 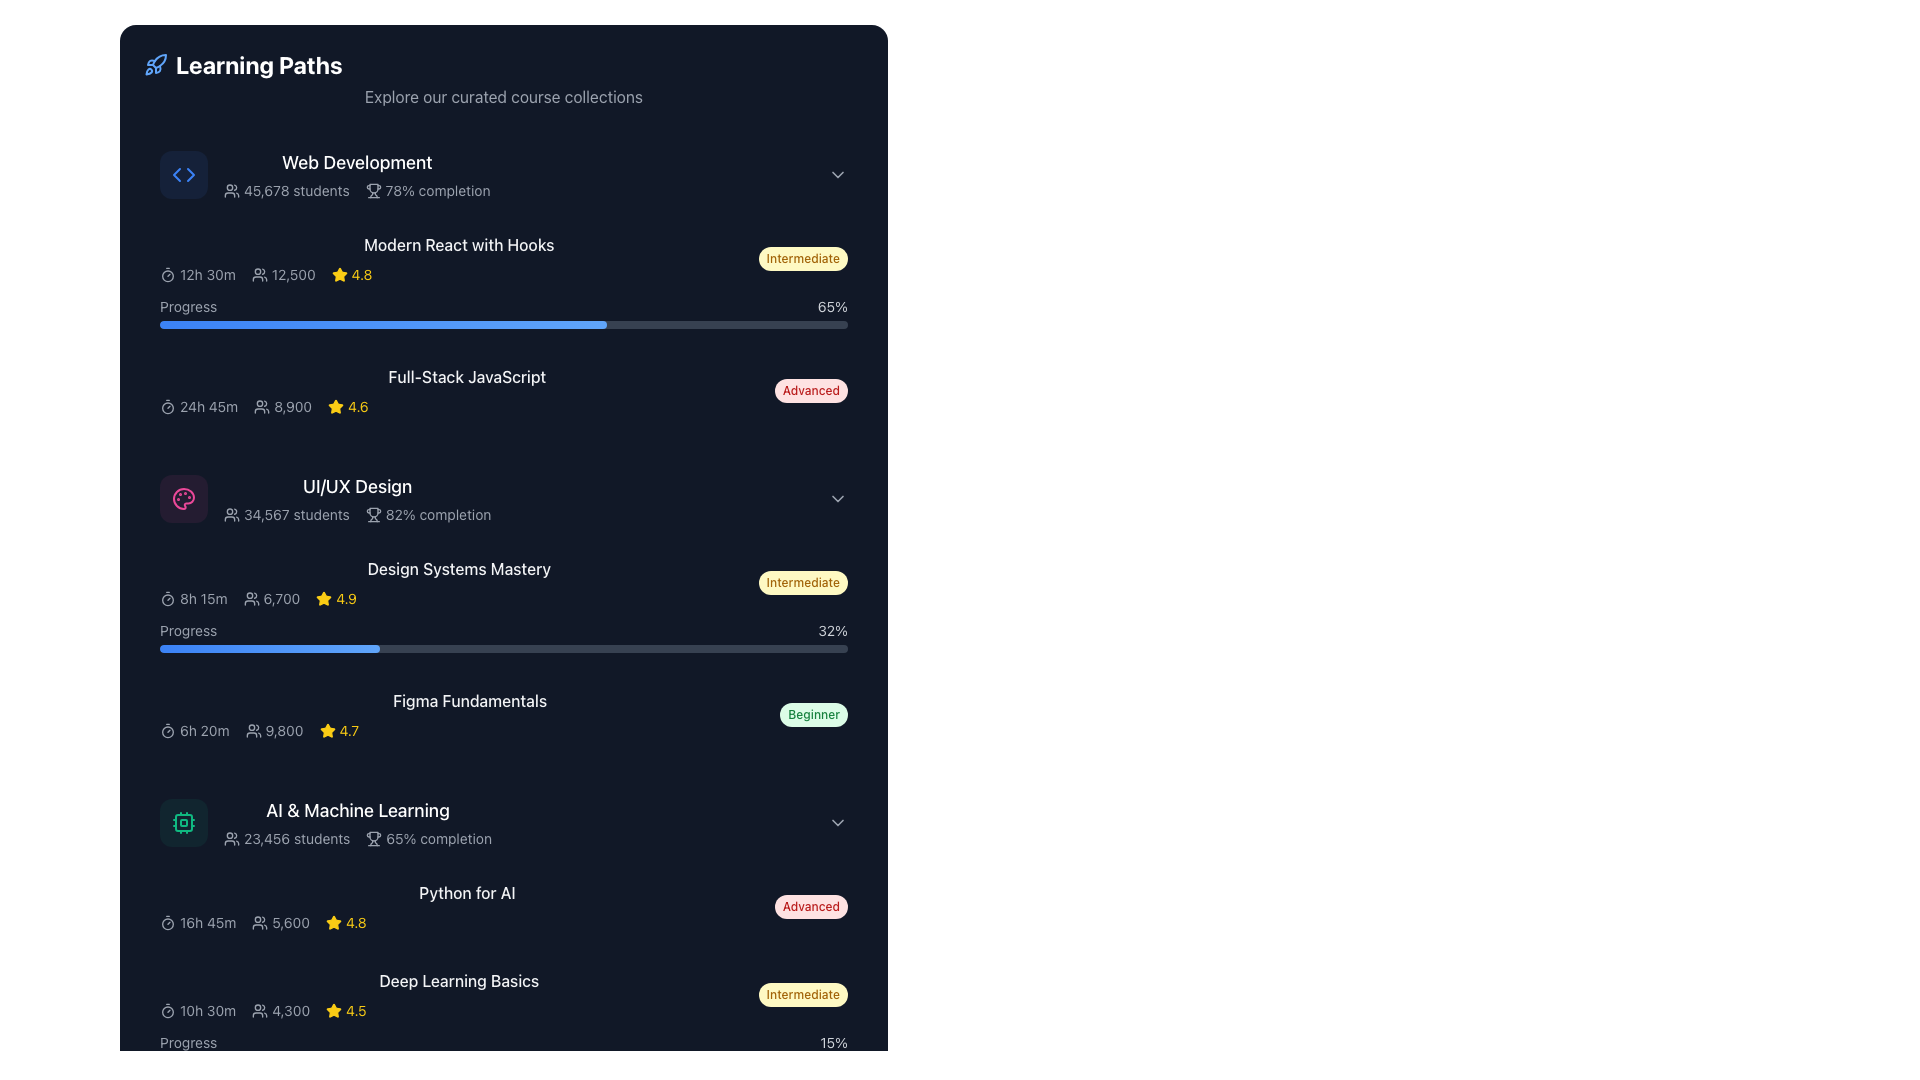 I want to click on the star icon for rating indication located in the 'Full-Stack JavaScript' section, which represents a rating score of 4.6, so click(x=336, y=406).